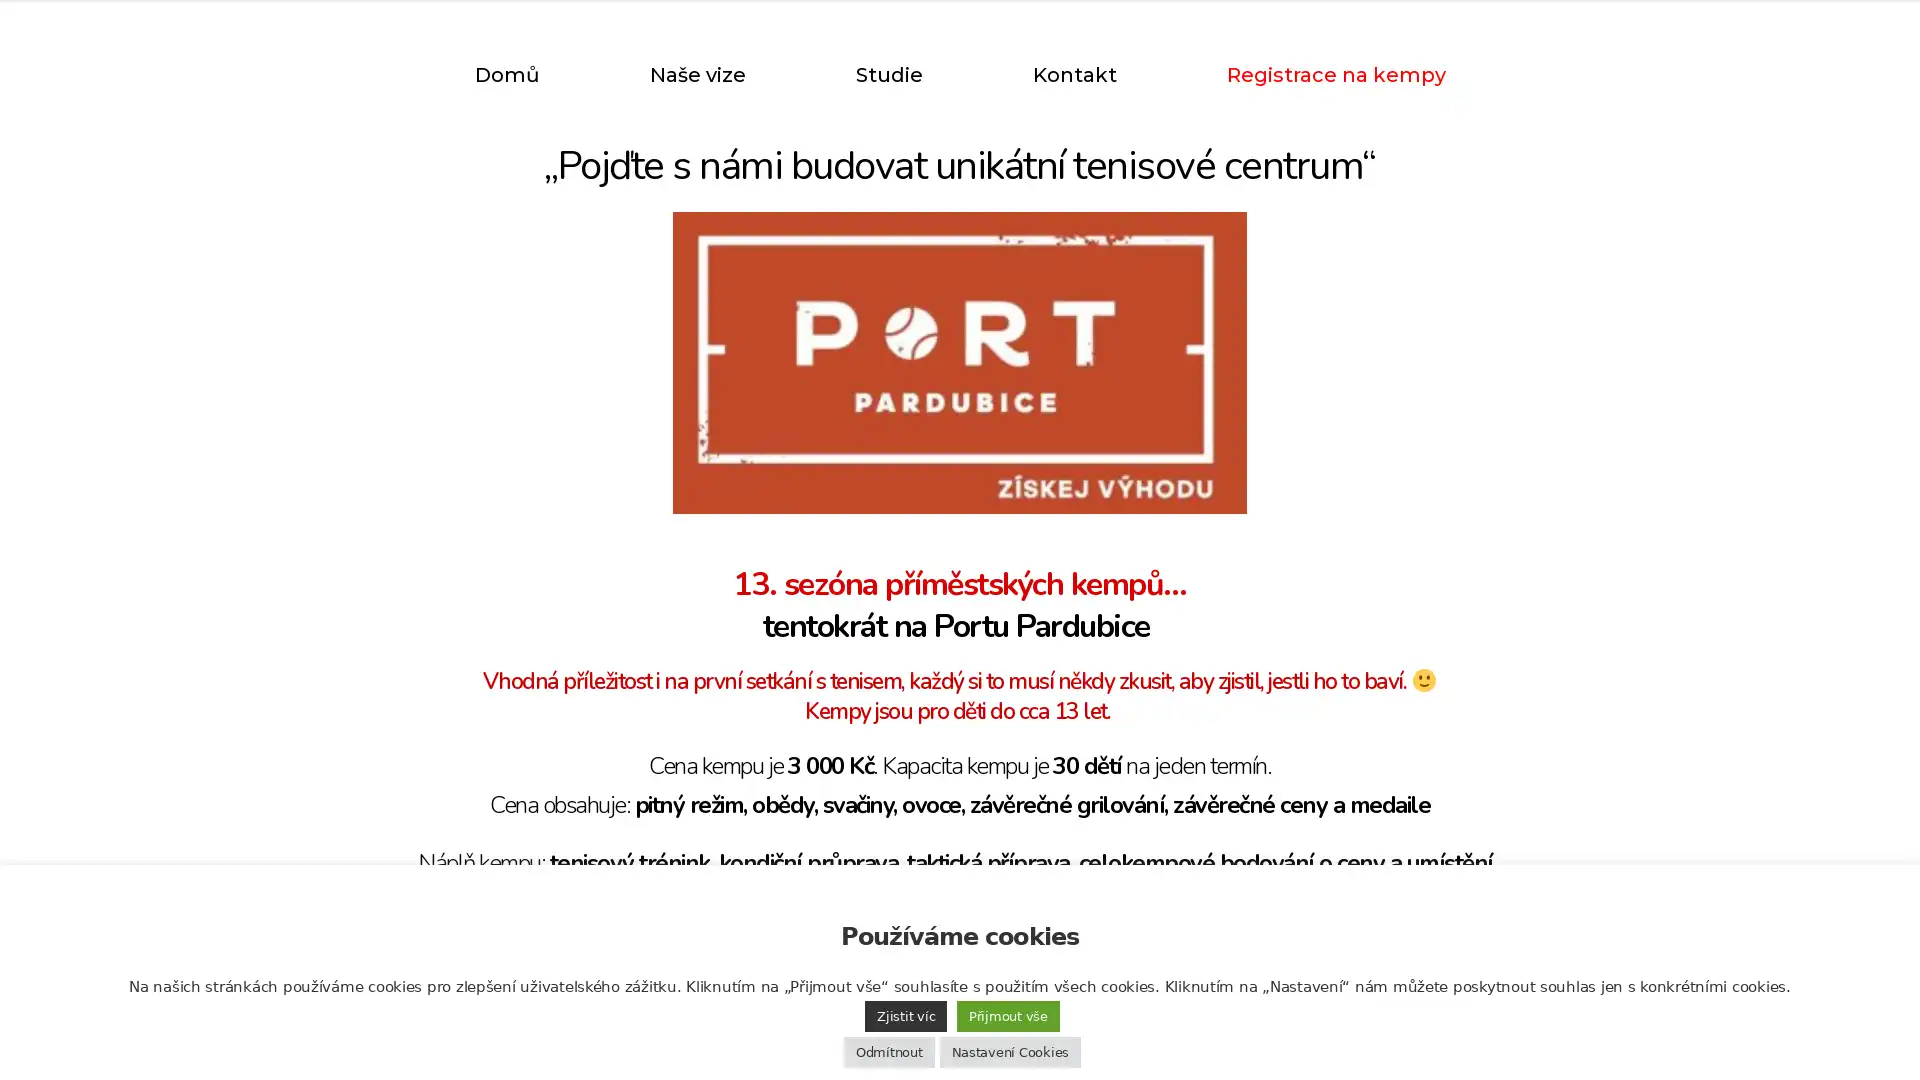 This screenshot has width=1920, height=1080. Describe the element at coordinates (1009, 1051) in the screenshot. I see `Nastaveni Cookies` at that location.